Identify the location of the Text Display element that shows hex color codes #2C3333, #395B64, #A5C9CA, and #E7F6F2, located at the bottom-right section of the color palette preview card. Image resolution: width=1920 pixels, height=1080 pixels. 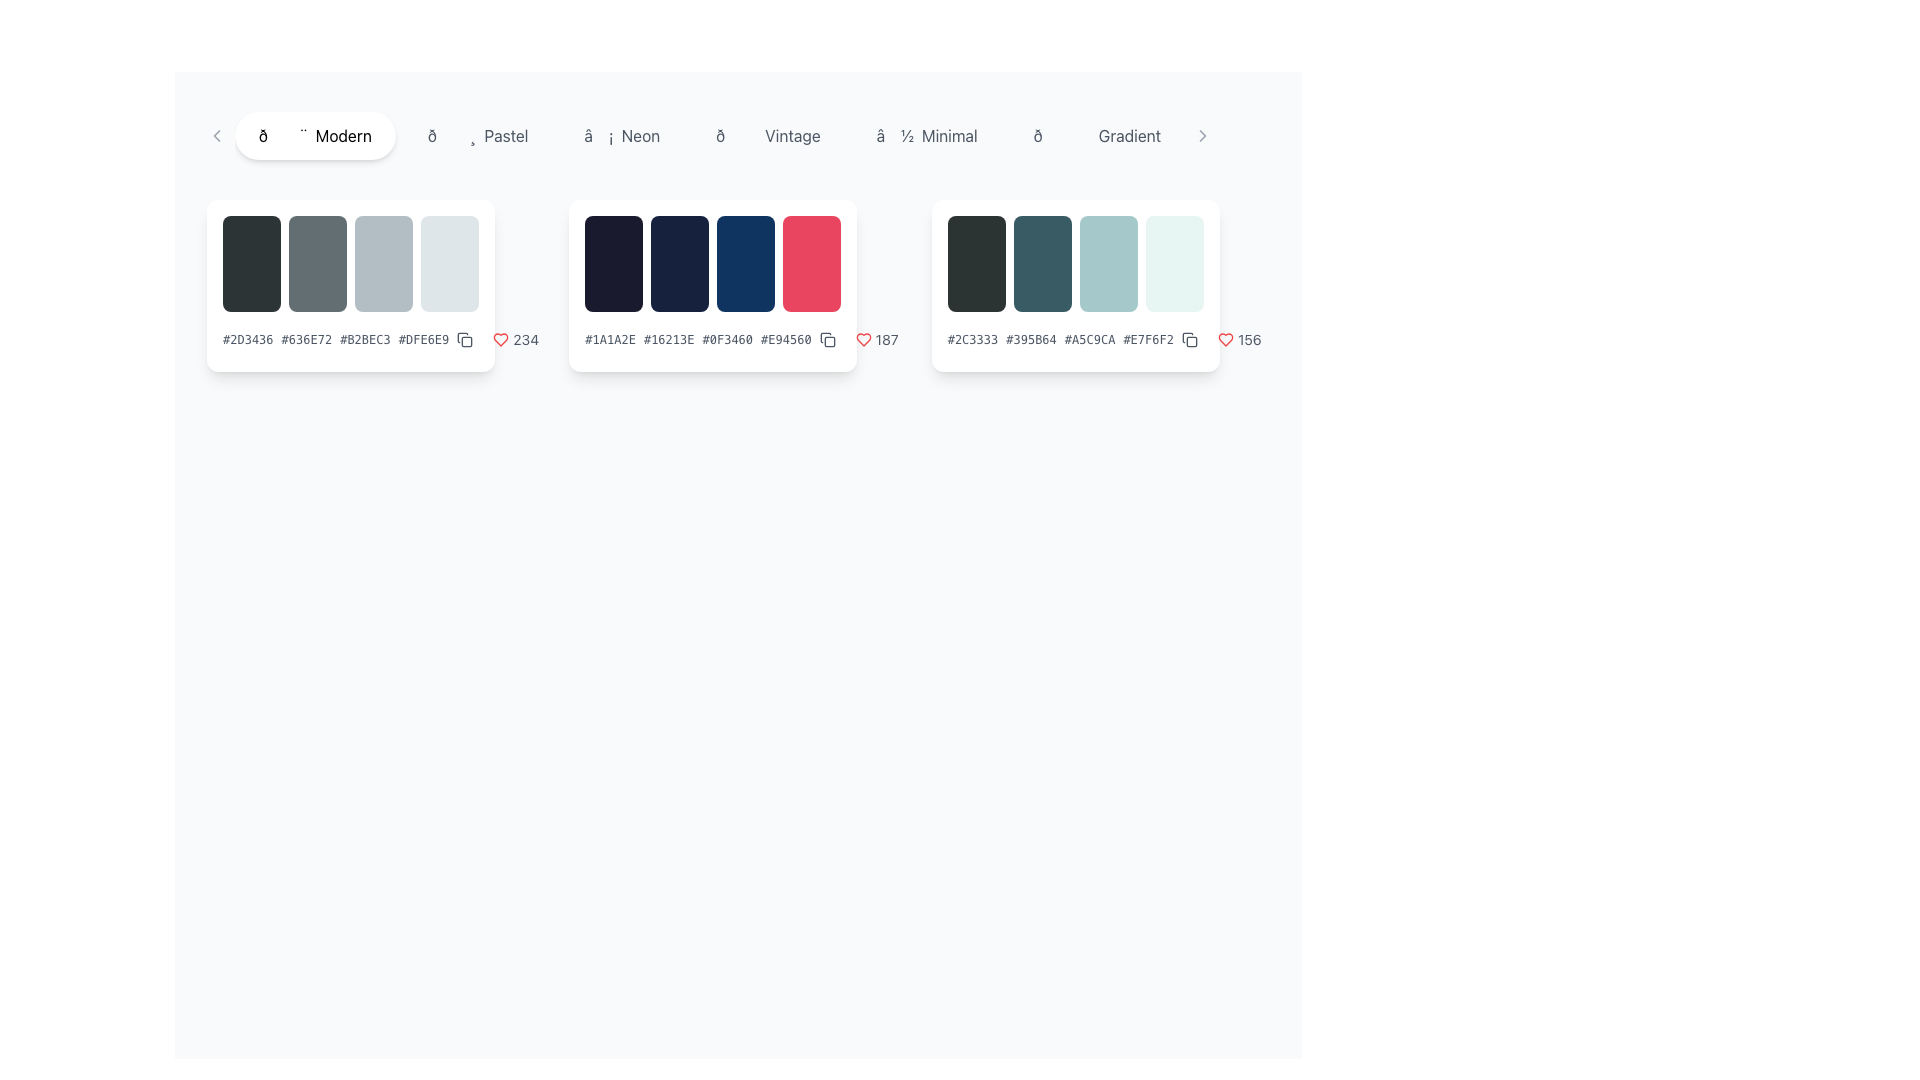
(1059, 338).